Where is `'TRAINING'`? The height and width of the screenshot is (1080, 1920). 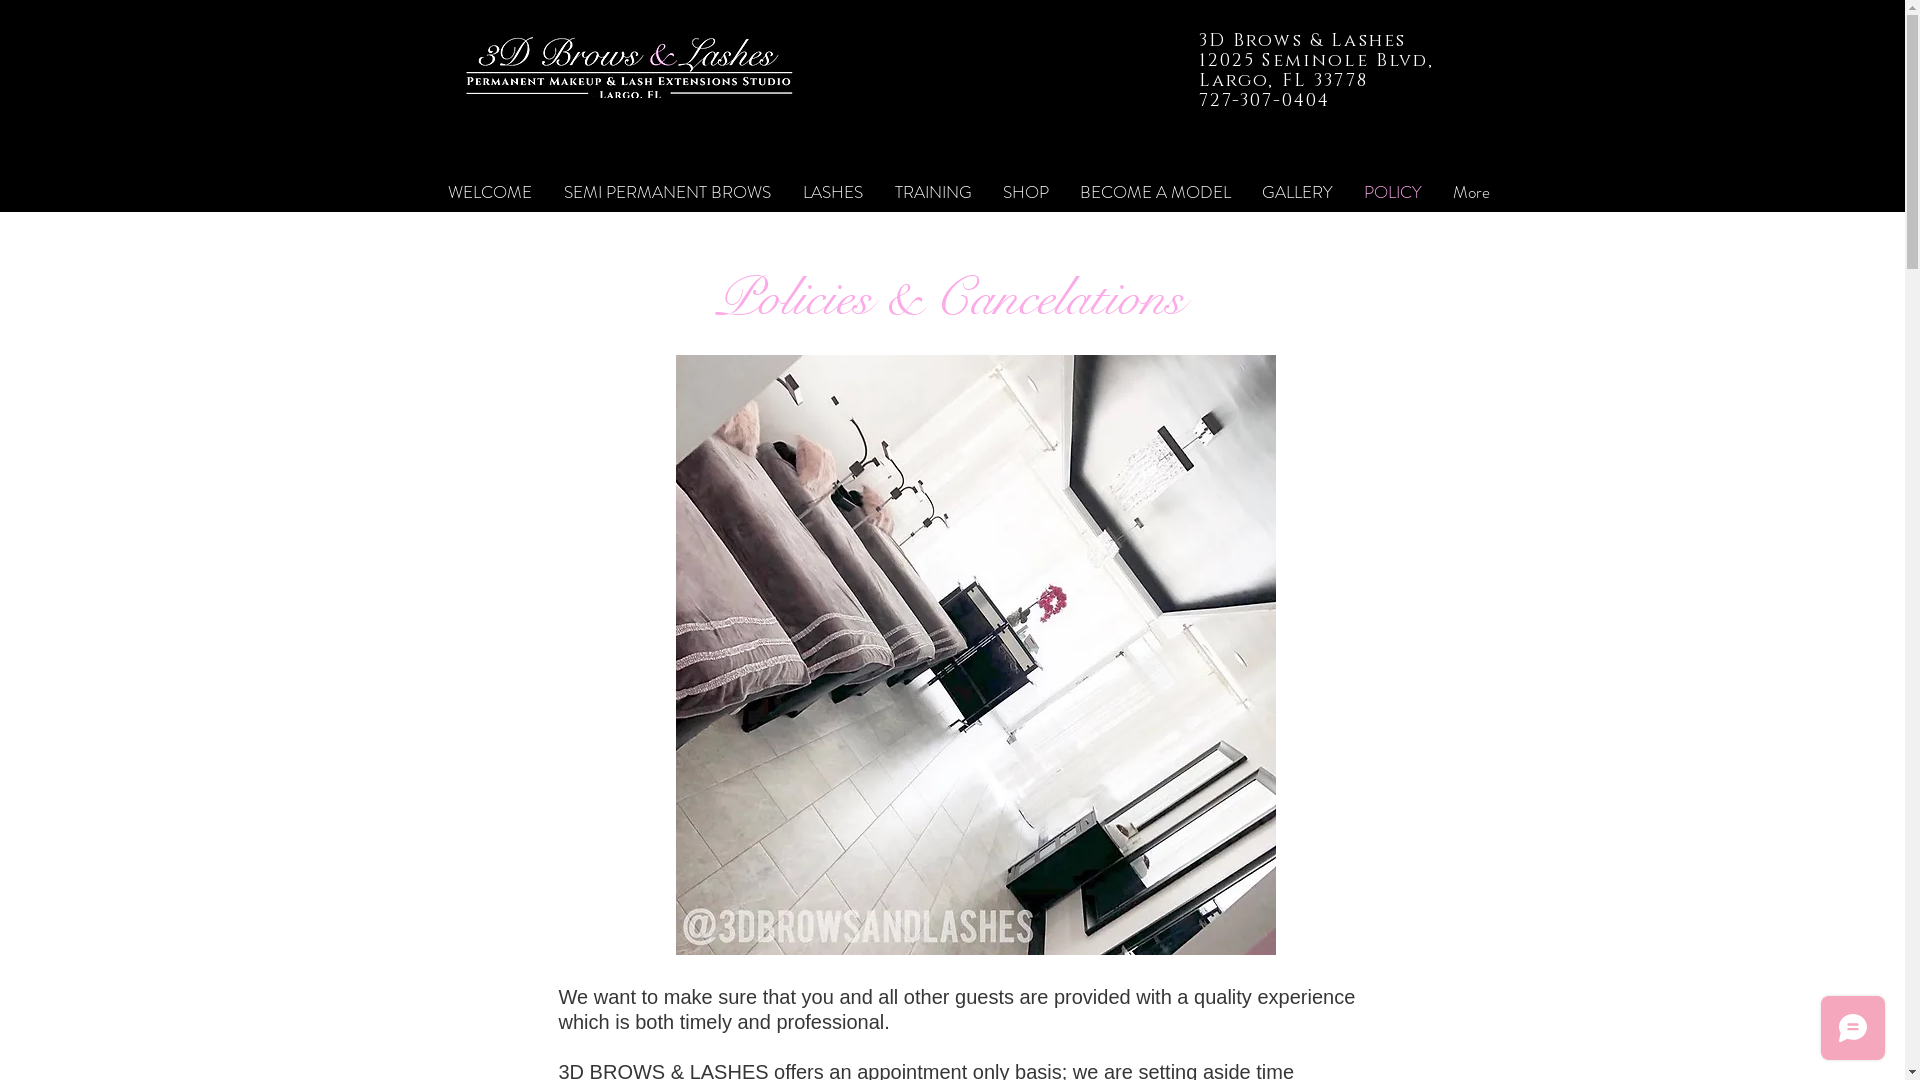
'TRAINING' is located at coordinates (878, 192).